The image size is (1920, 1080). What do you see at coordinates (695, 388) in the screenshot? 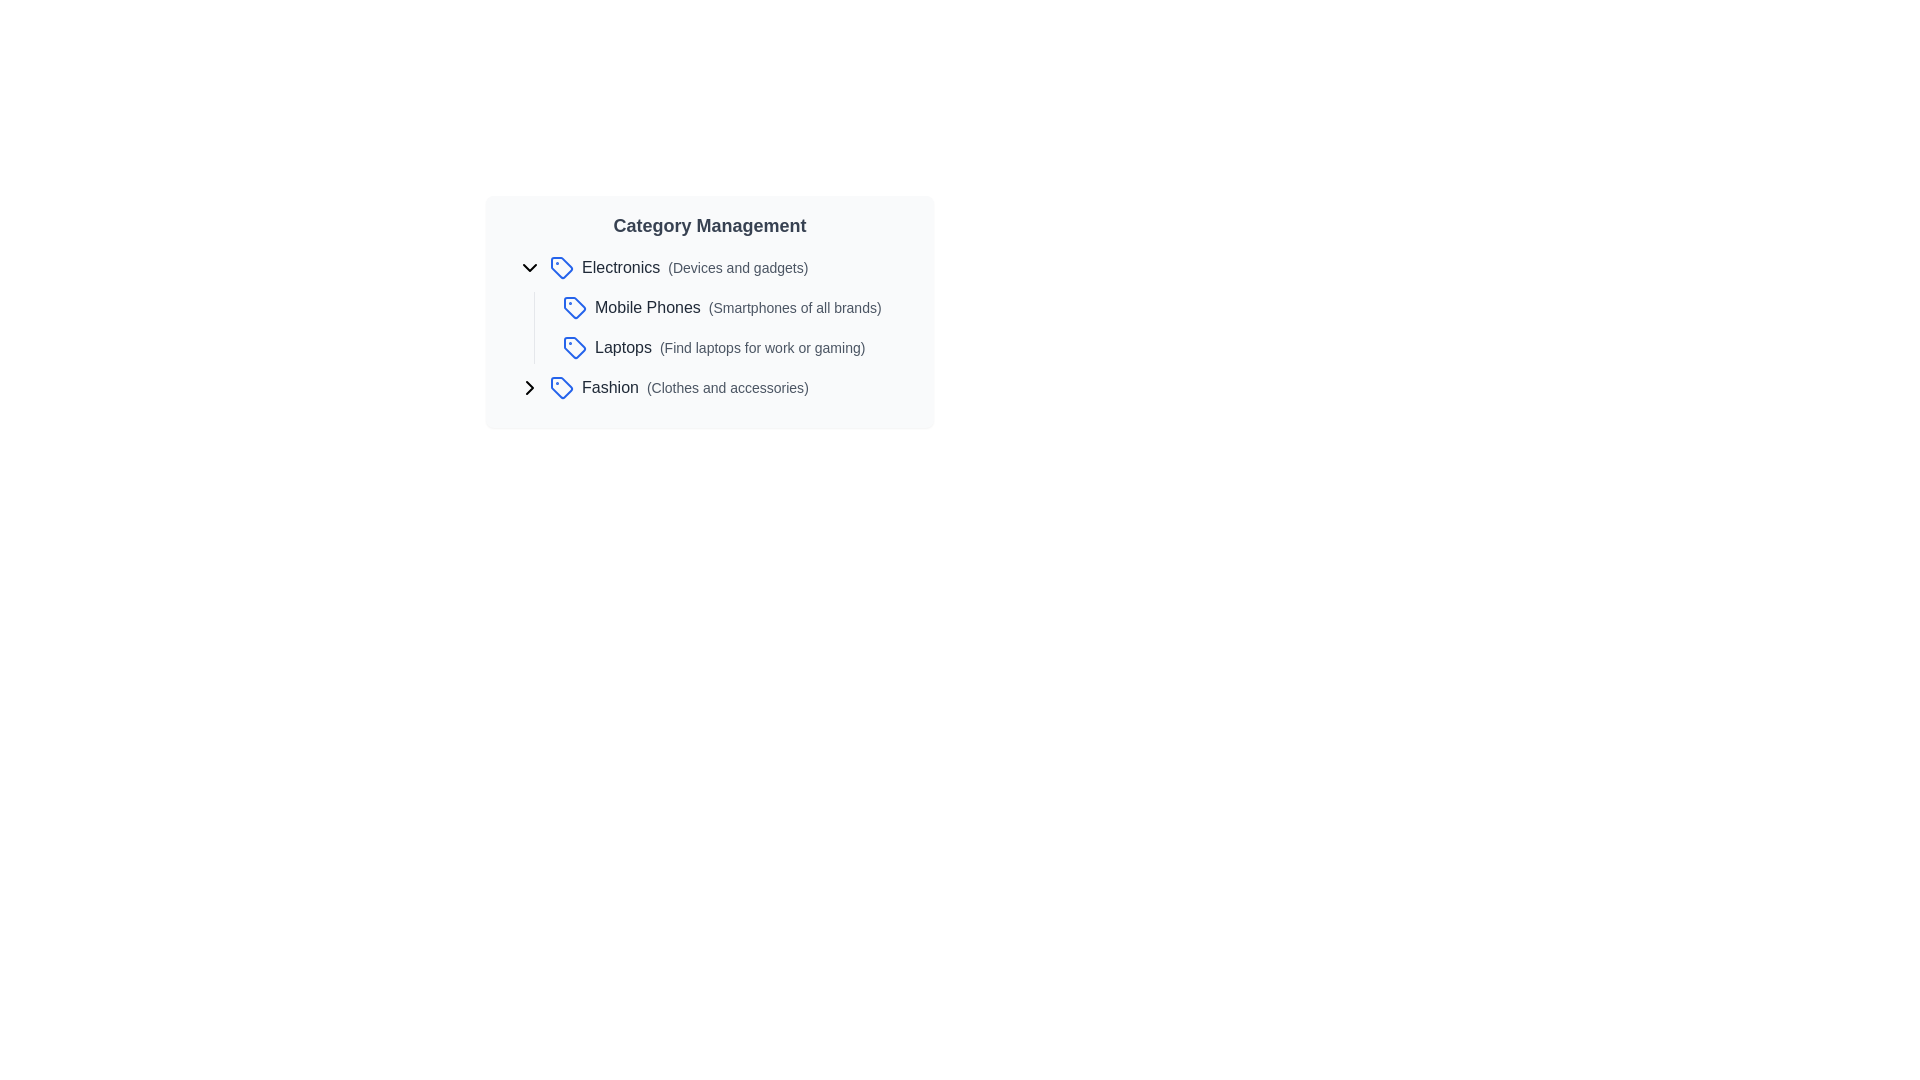
I see `the Text Label with Description for the 'Fashion' category in the 'Category Management' list, positioned below 'Laptops' and above additional categories` at bounding box center [695, 388].